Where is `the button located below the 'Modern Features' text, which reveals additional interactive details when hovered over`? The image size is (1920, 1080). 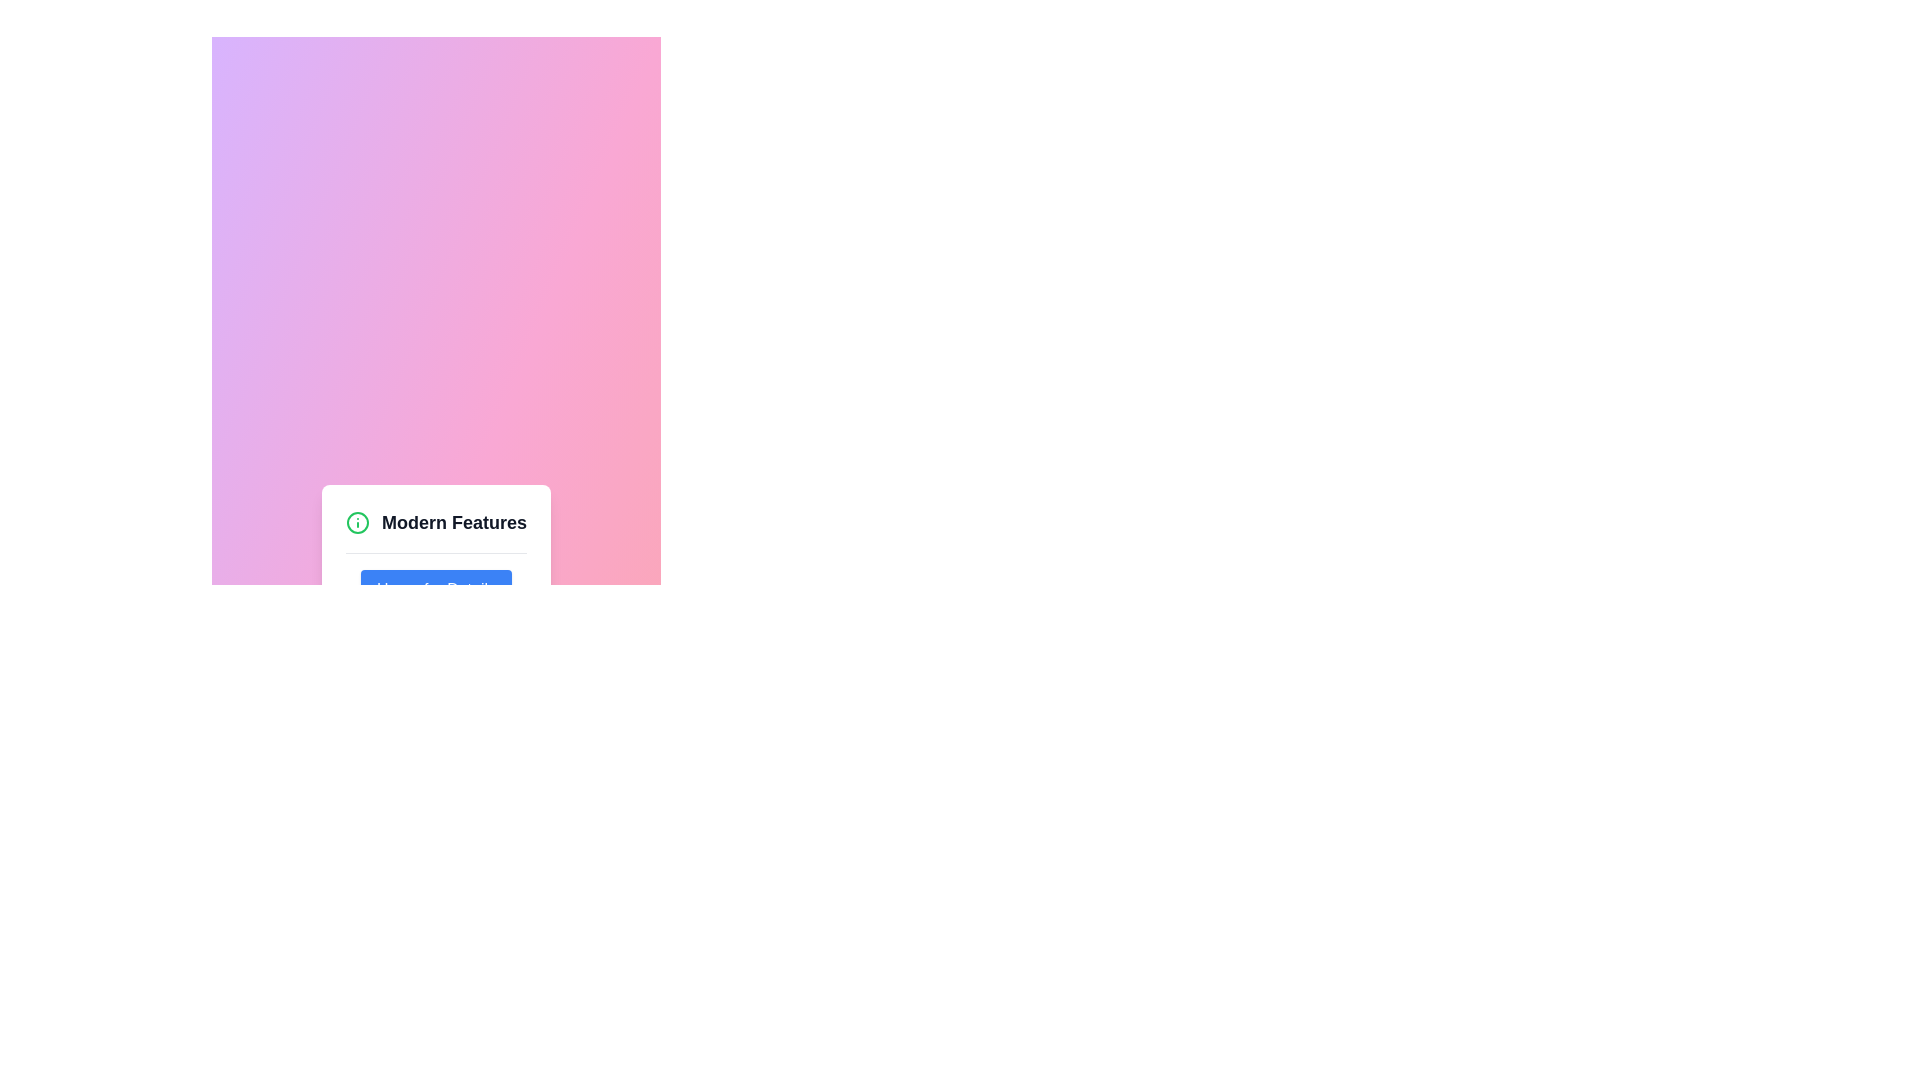 the button located below the 'Modern Features' text, which reveals additional interactive details when hovered over is located at coordinates (435, 588).